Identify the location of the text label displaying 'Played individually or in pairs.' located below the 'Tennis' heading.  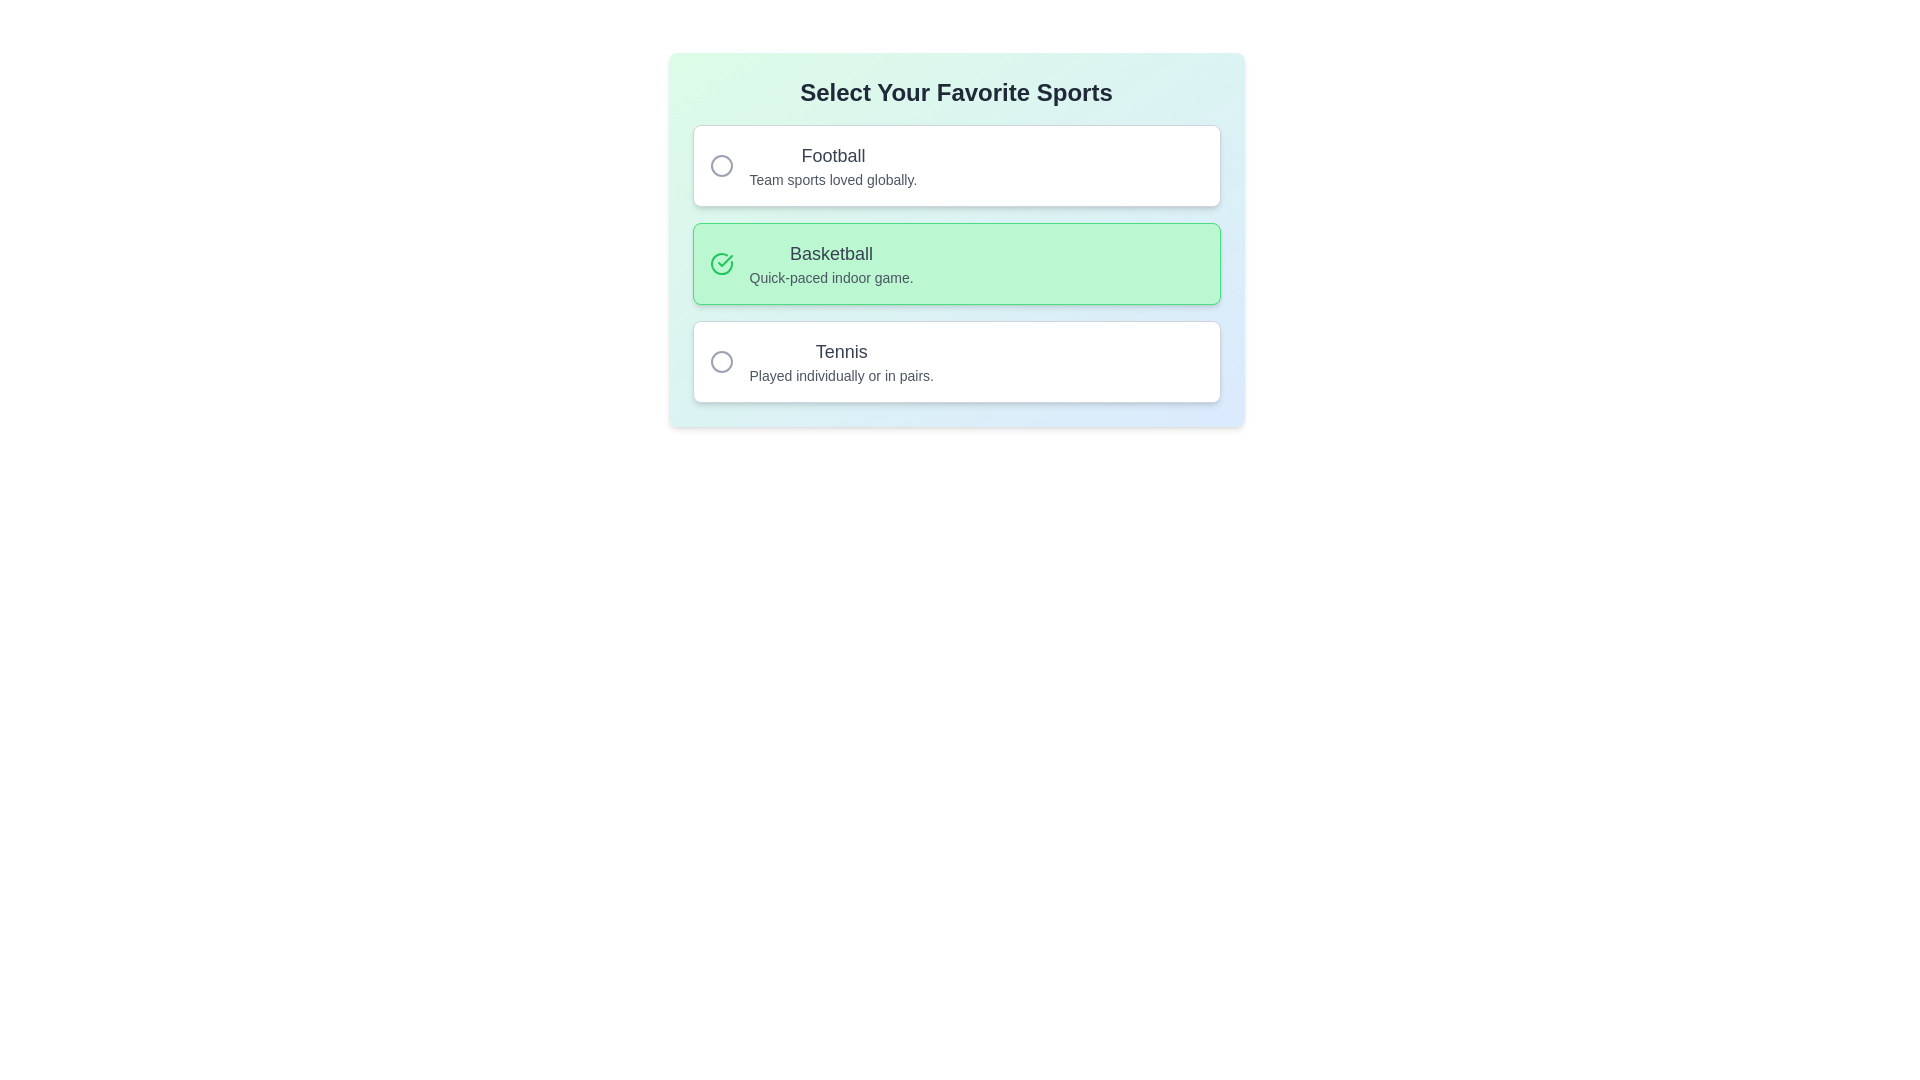
(841, 375).